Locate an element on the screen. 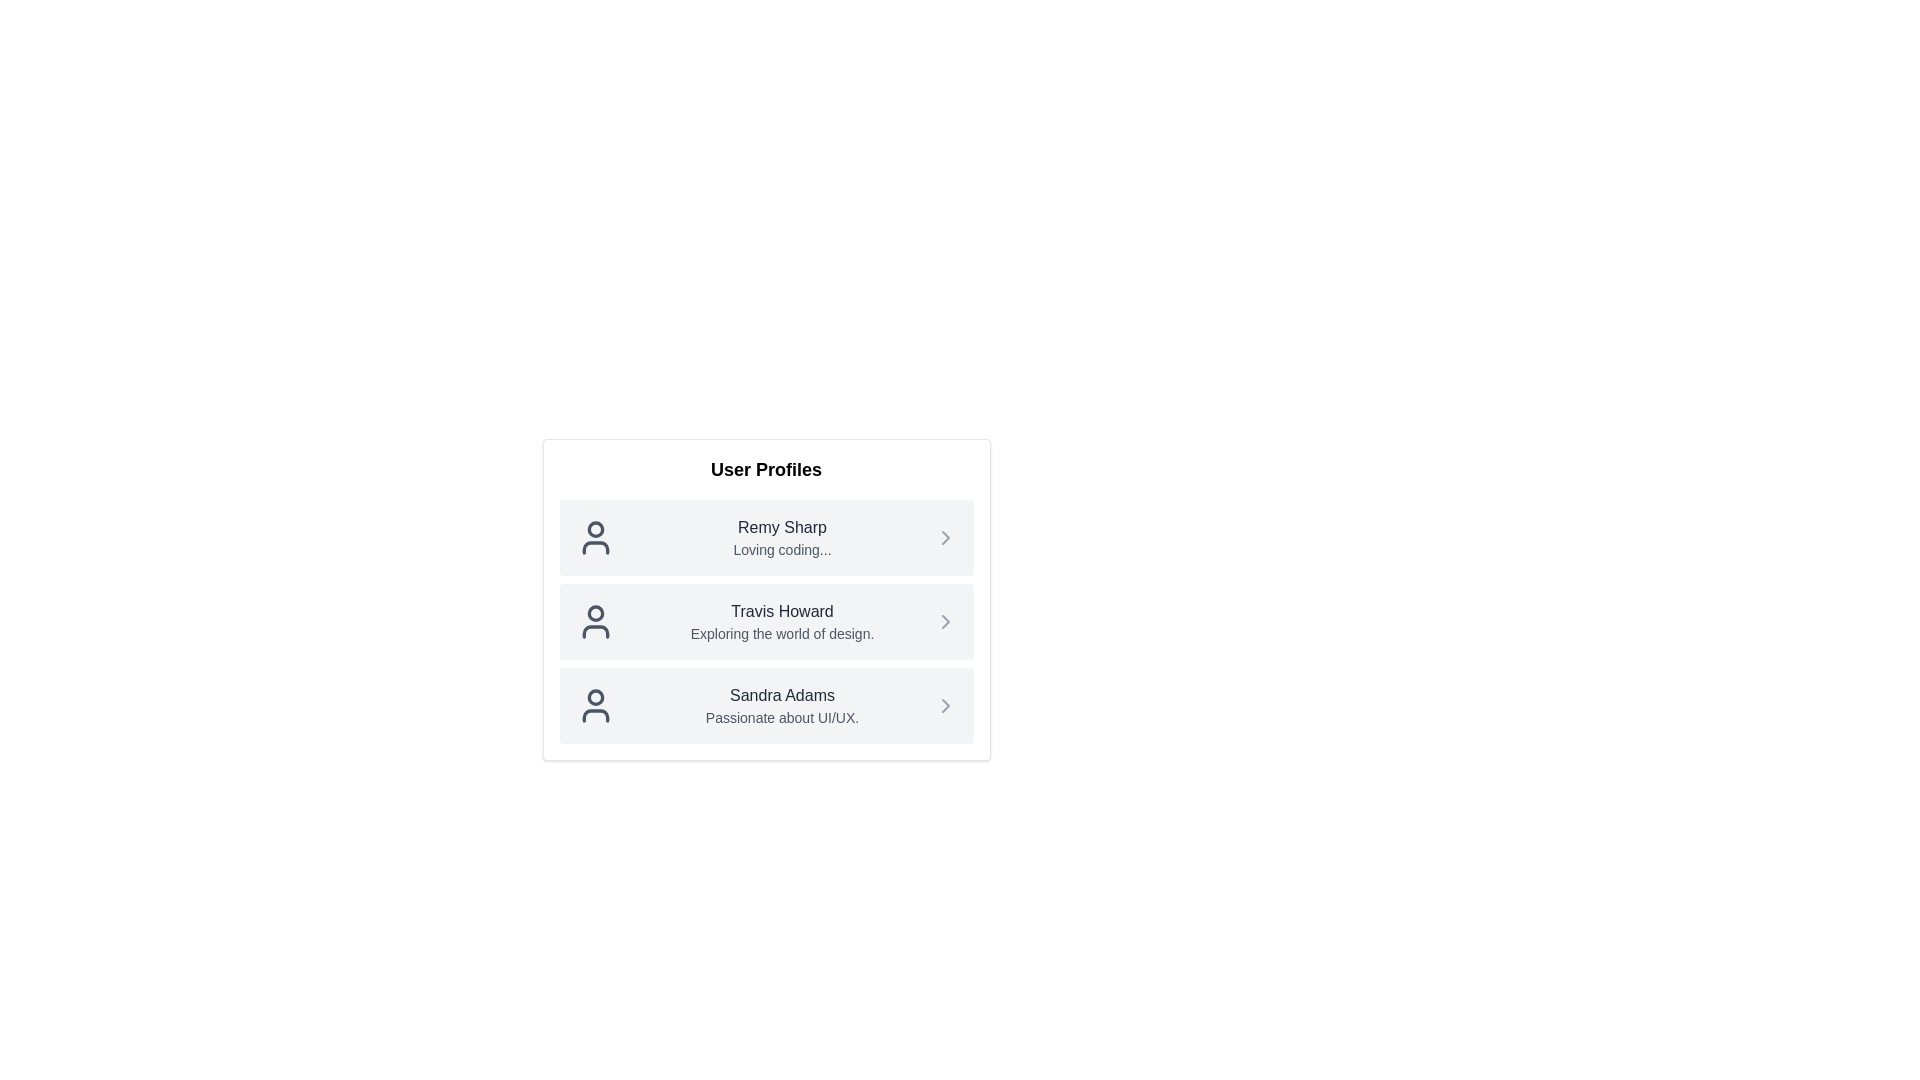 The height and width of the screenshot is (1080, 1920). the List Entry Card for 'Sandra Adams', which is the third item in the vertical list of user profiles is located at coordinates (765, 704).